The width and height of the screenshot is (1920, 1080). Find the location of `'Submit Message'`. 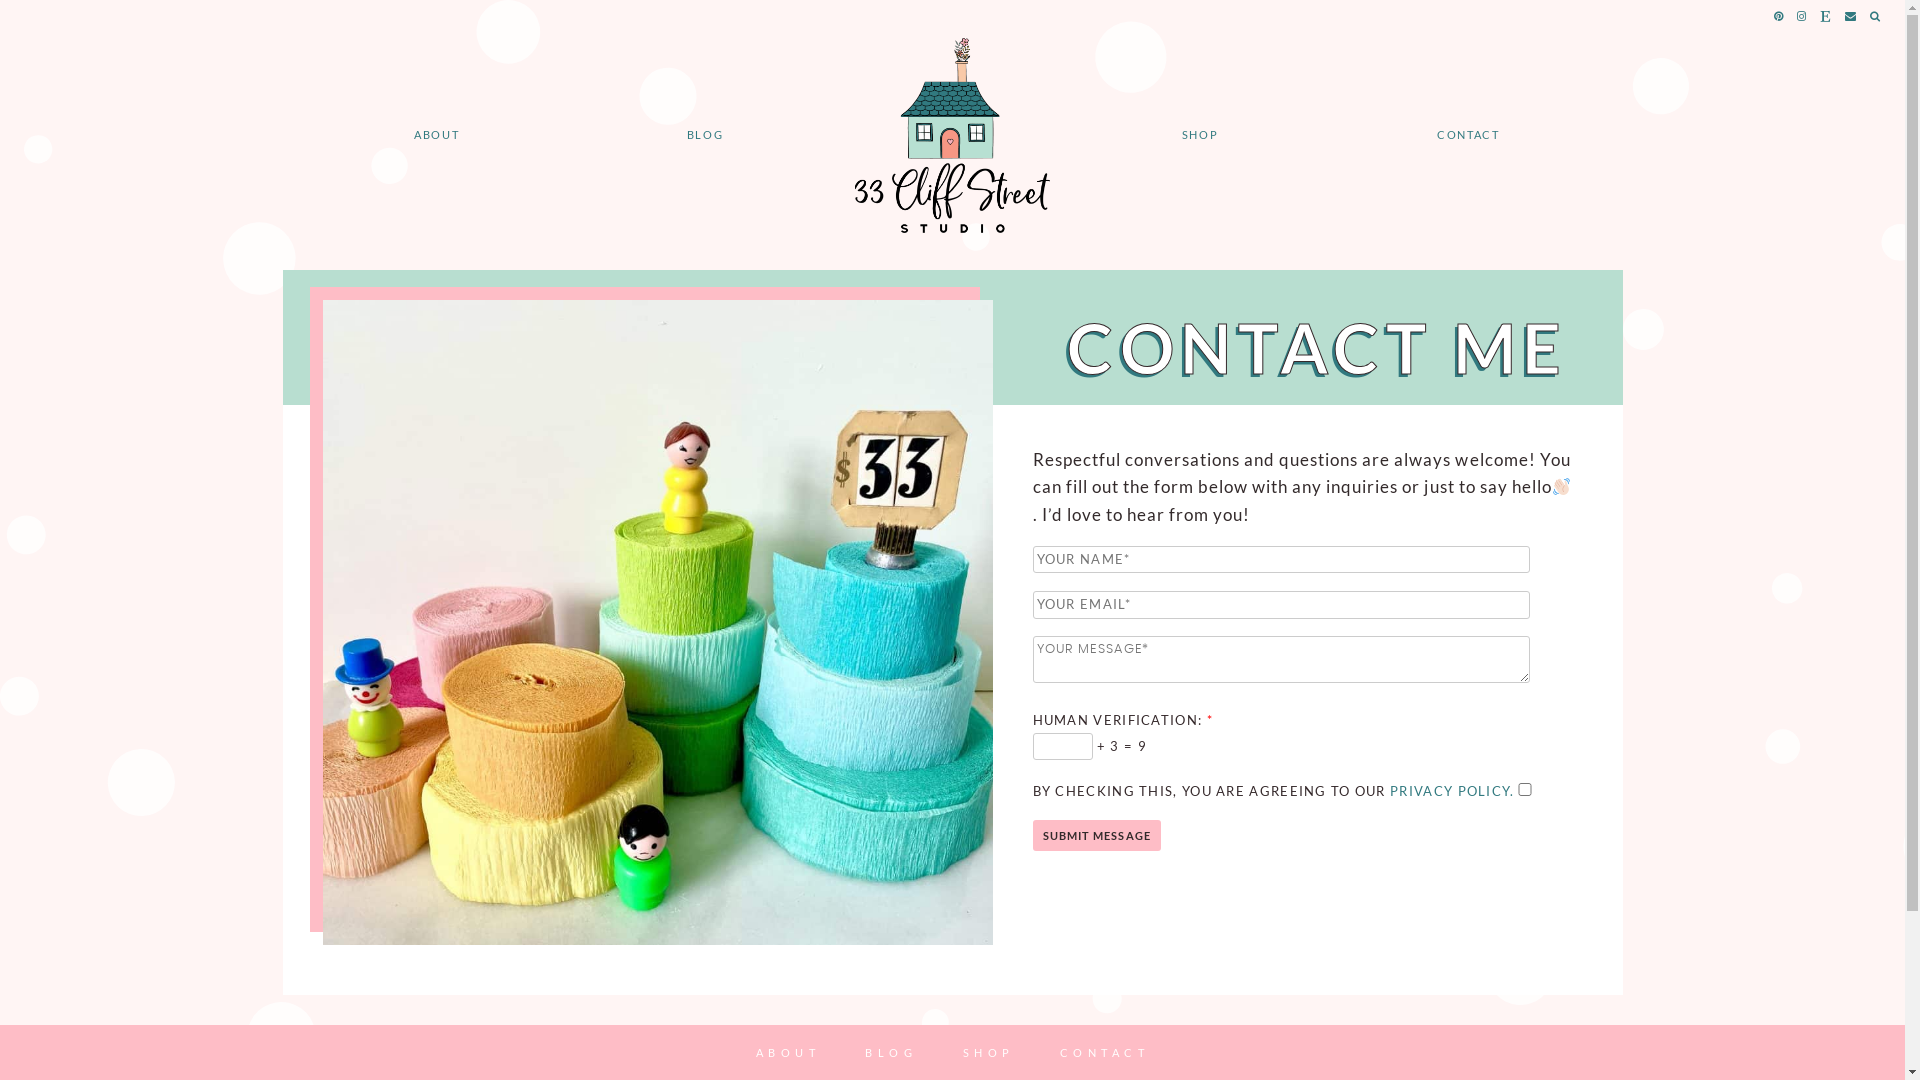

'Submit Message' is located at coordinates (1094, 835).